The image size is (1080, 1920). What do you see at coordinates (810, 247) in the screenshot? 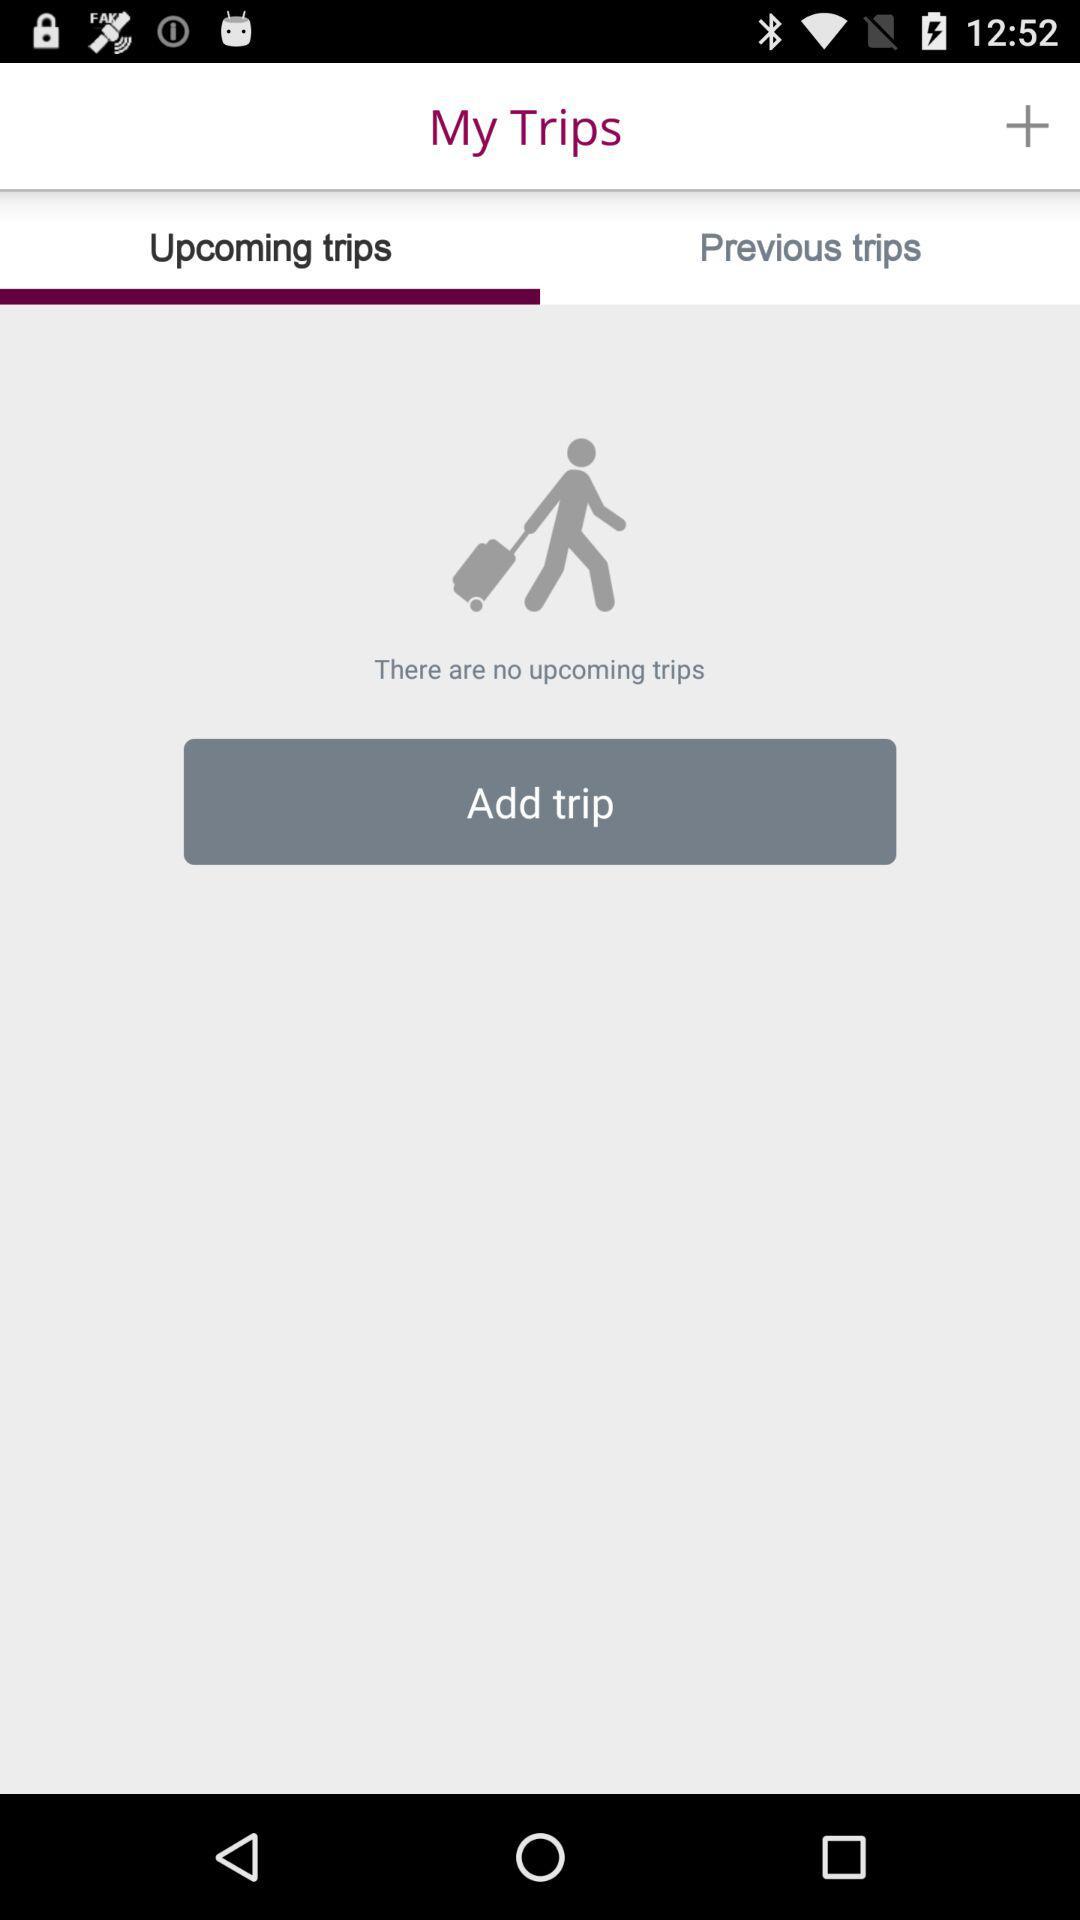
I see `previous trips icon` at bounding box center [810, 247].